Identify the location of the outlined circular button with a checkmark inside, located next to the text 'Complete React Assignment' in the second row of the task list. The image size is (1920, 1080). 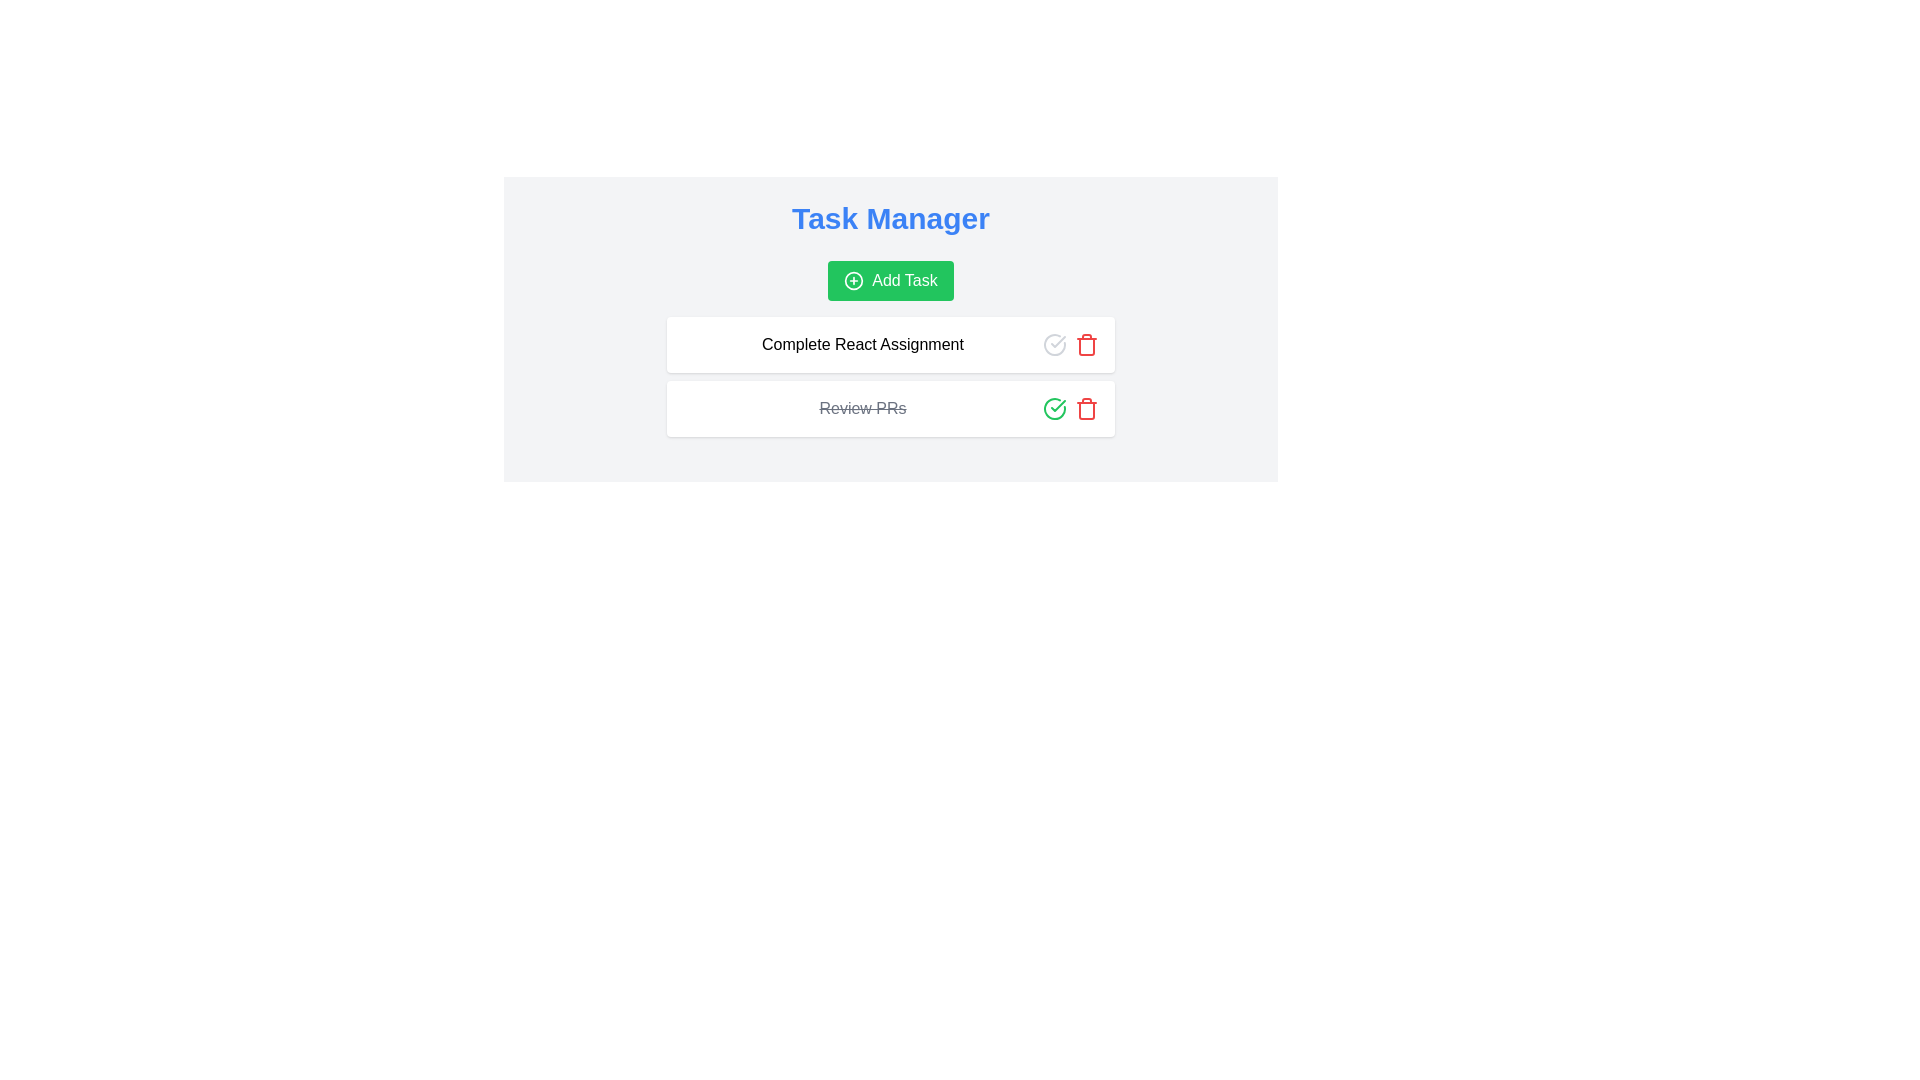
(1054, 343).